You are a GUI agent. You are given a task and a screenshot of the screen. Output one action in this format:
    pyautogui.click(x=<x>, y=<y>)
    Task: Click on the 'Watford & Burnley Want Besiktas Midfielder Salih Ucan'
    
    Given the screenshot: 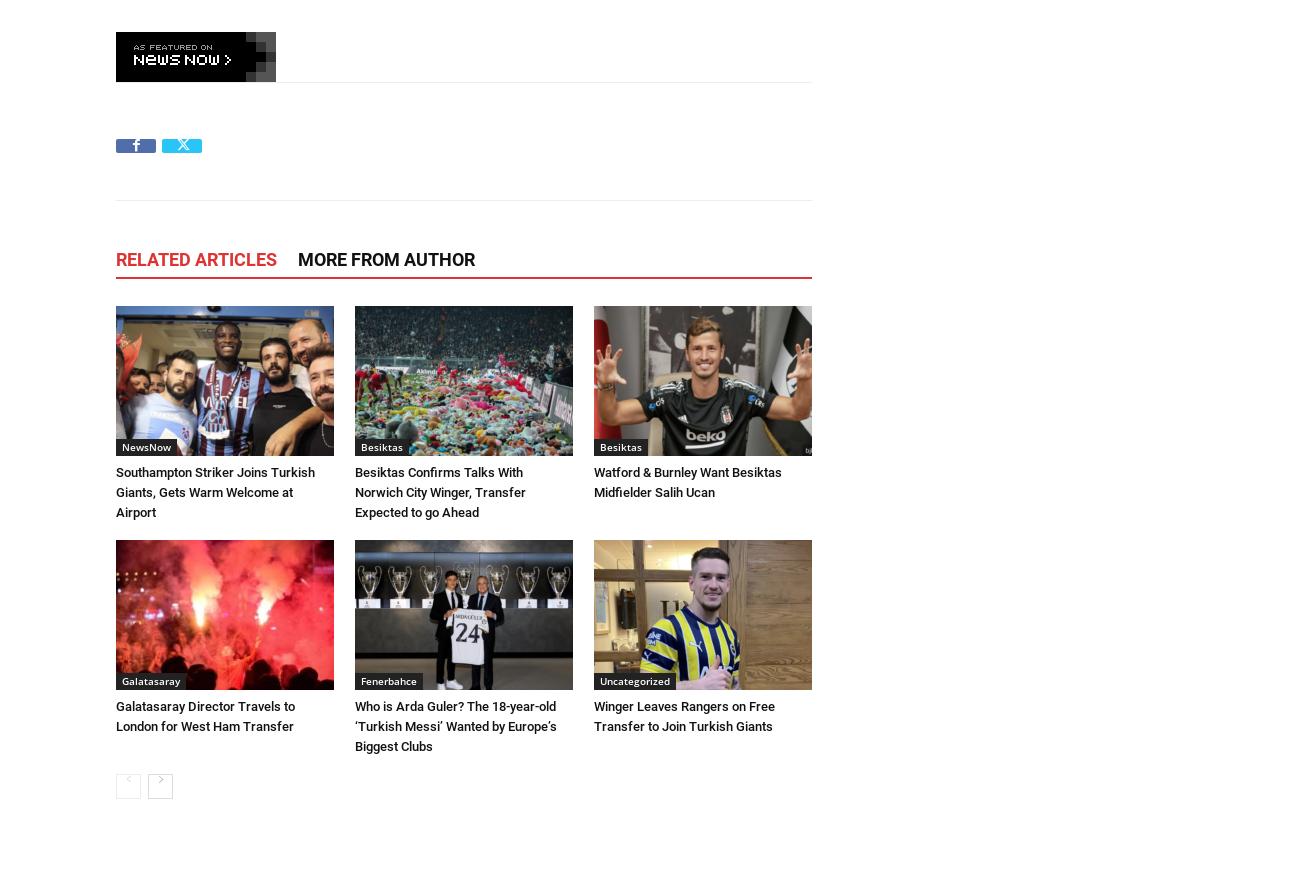 What is the action you would take?
    pyautogui.click(x=686, y=481)
    